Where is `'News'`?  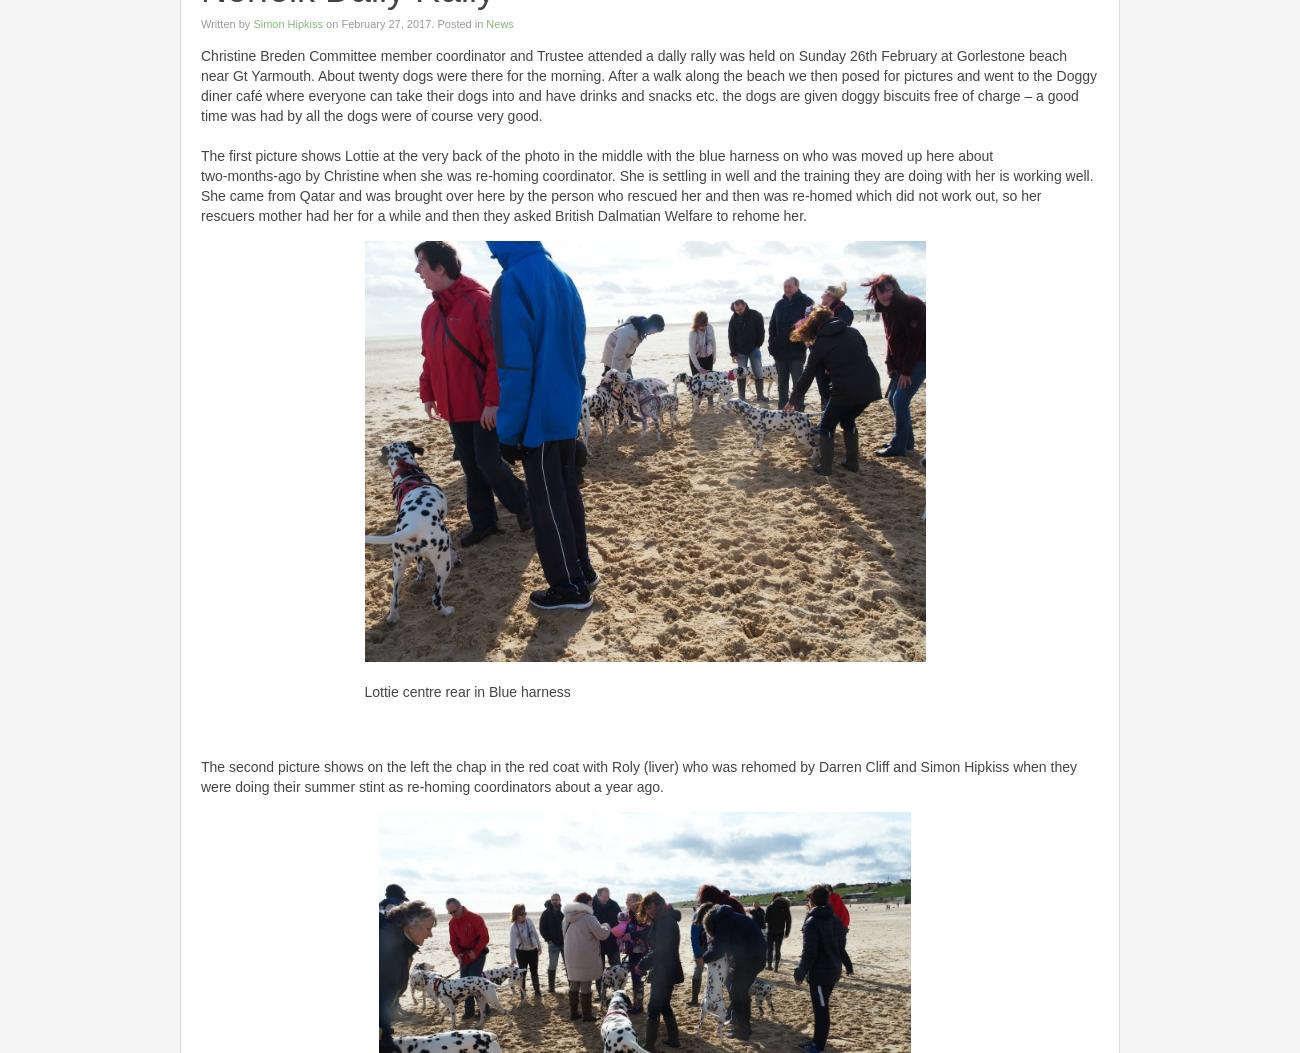
'News' is located at coordinates (499, 22).